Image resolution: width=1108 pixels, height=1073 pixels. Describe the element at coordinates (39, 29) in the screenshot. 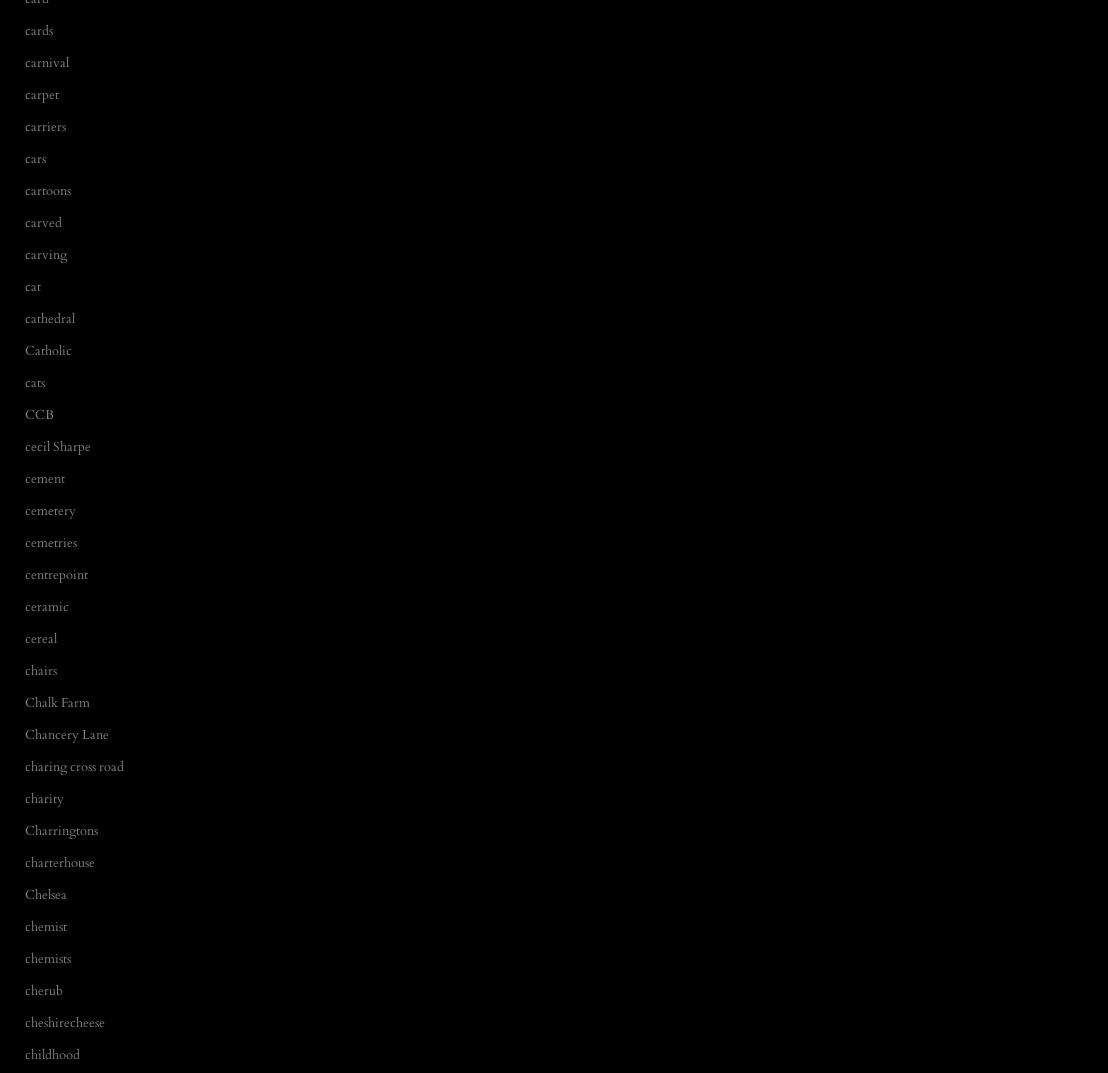

I see `'cards'` at that location.